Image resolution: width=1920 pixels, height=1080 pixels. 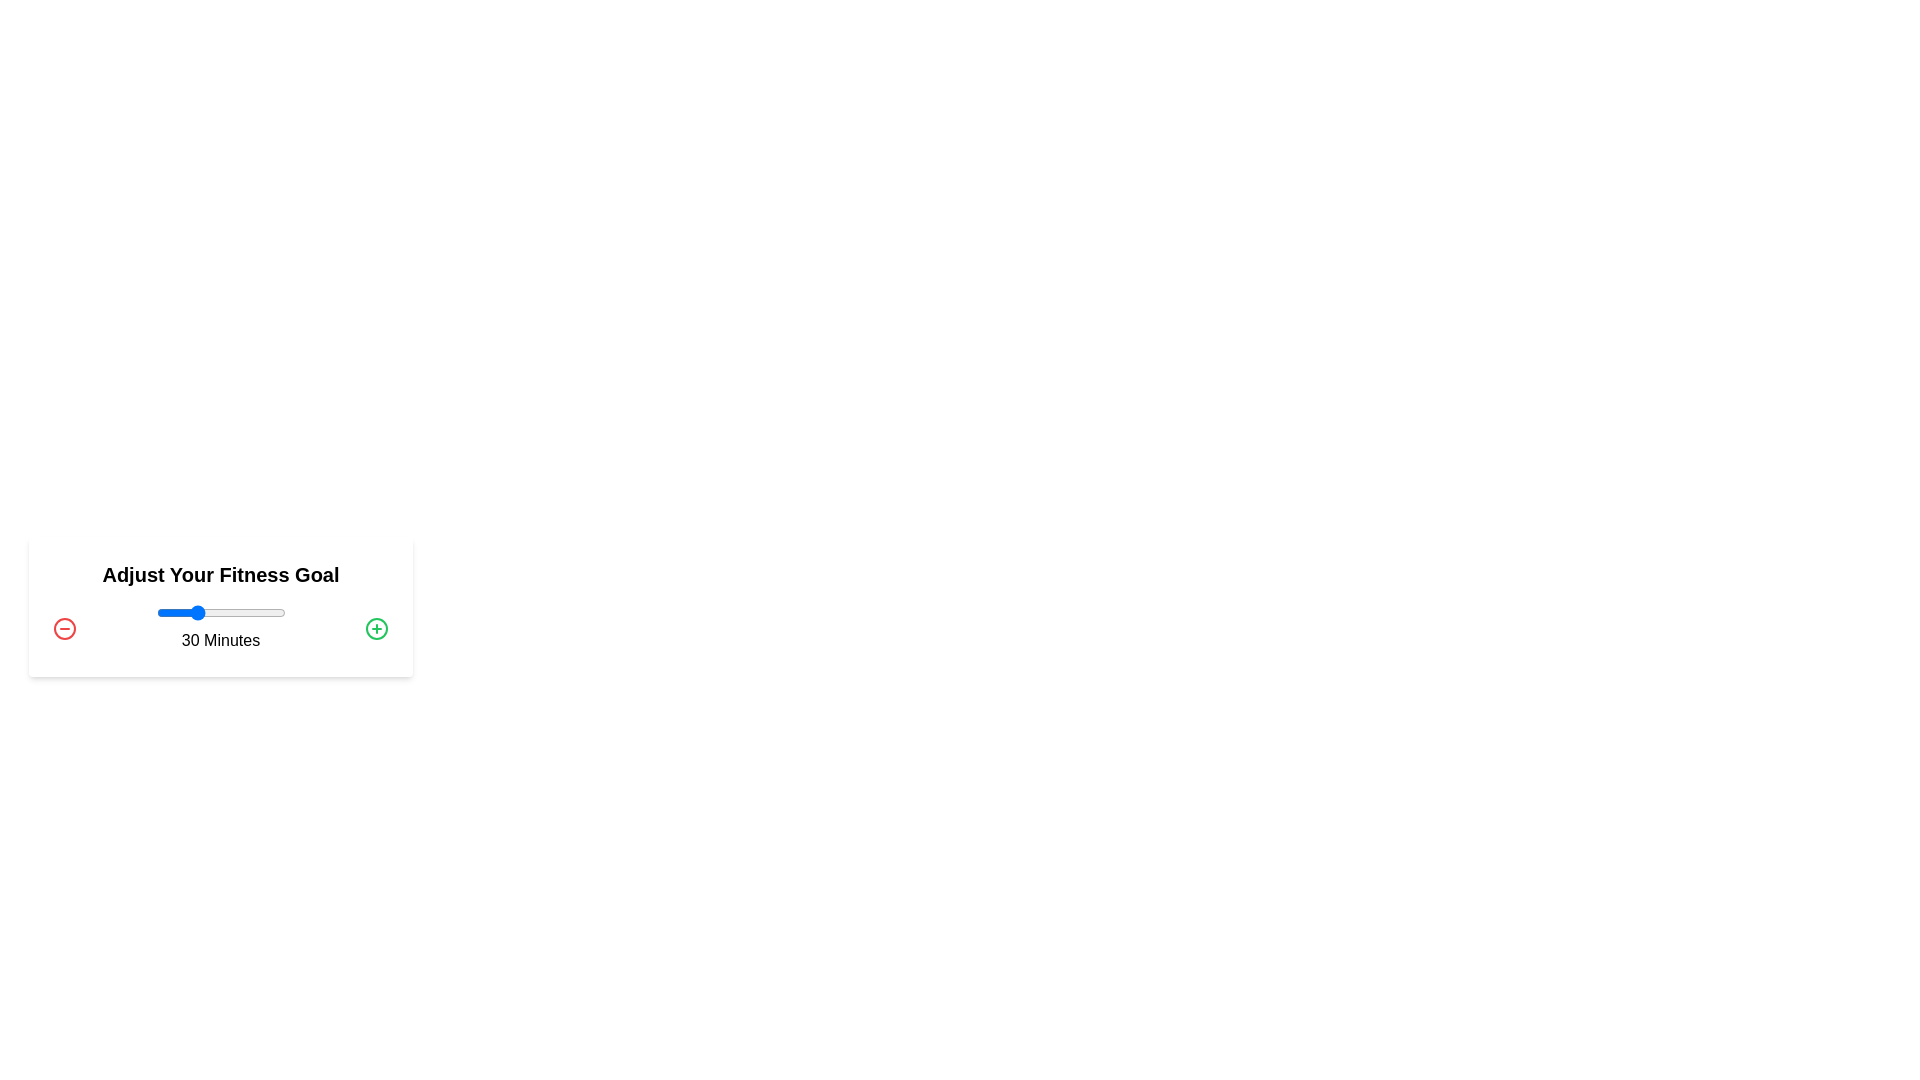 What do you see at coordinates (377, 627) in the screenshot?
I see `the innermost circle in the bottom-right corner of the card UI labeled 'Adjust Your Fitness Goal' to indicate a selected state or point of interest` at bounding box center [377, 627].